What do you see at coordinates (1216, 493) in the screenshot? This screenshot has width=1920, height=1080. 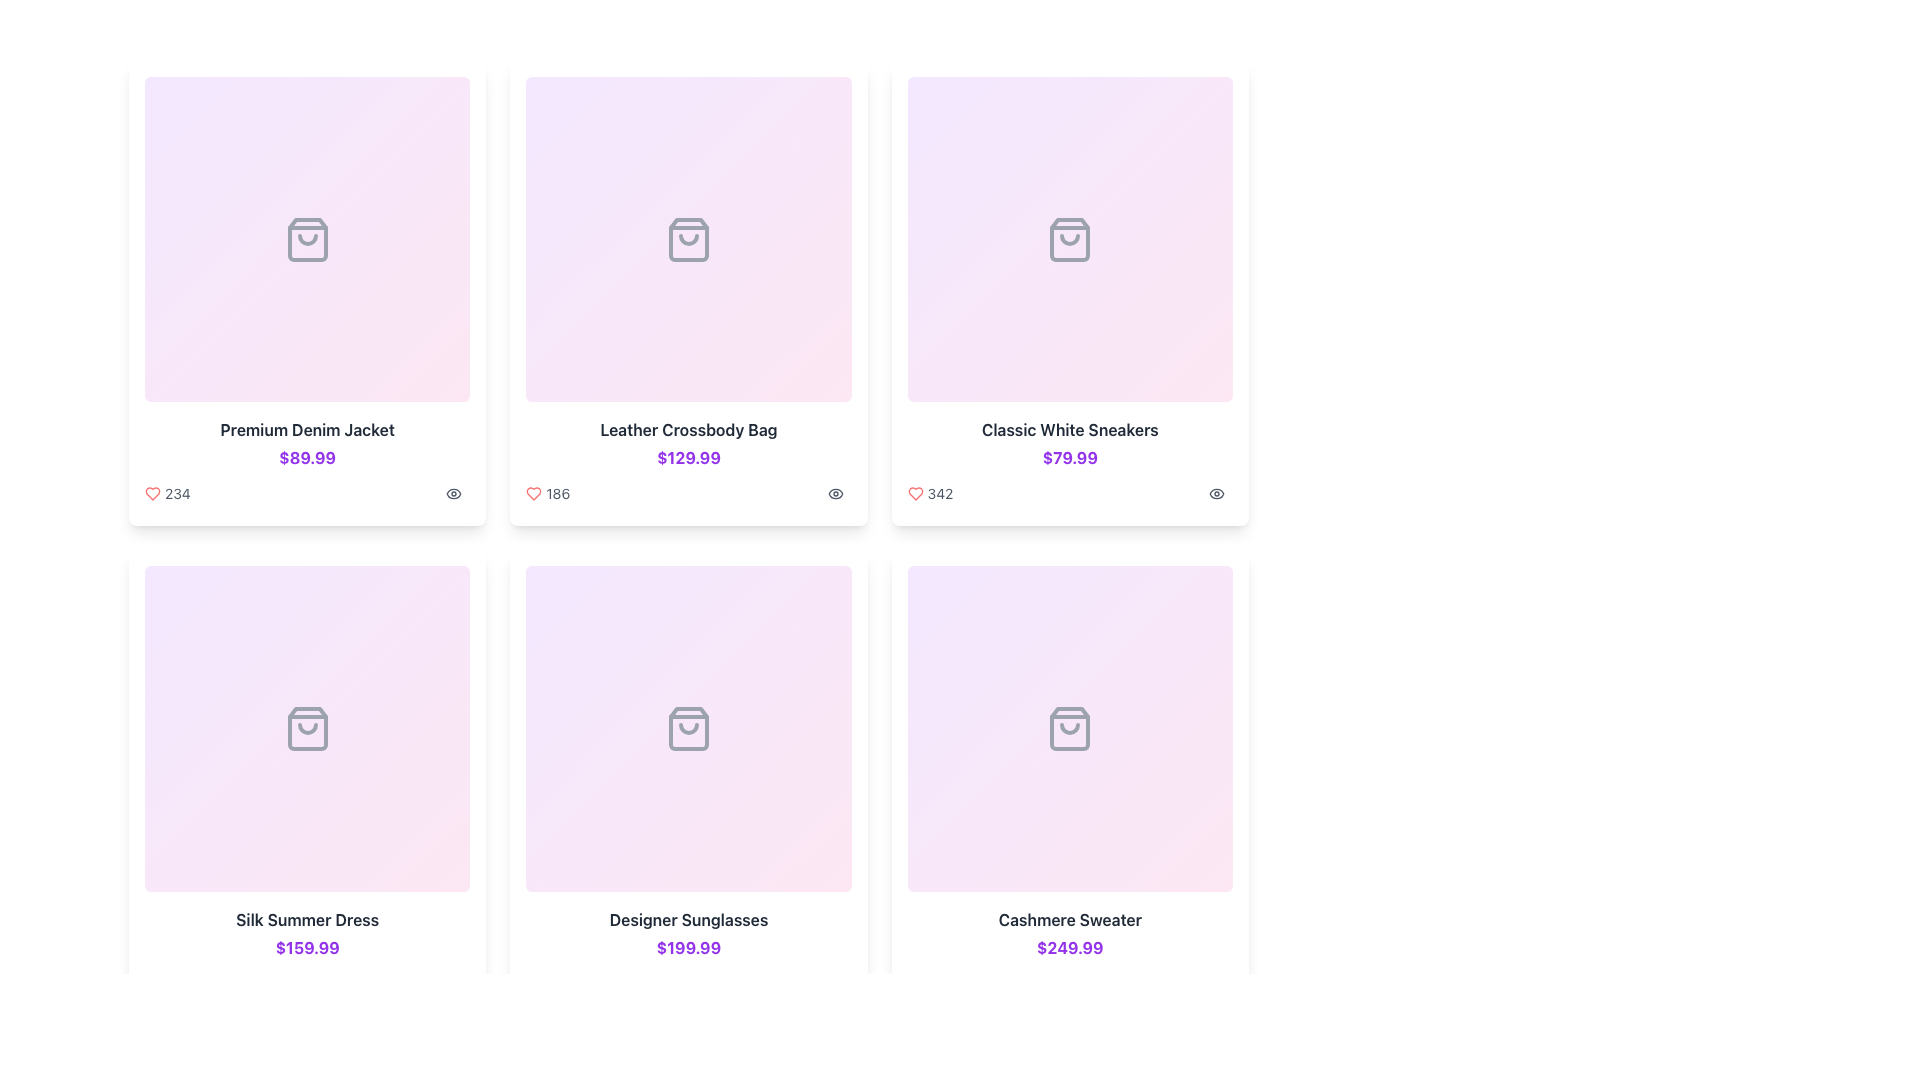 I see `the visibility icon that represents views, located in the bottom-right segment of the 'Classic White Sneakers' card` at bounding box center [1216, 493].